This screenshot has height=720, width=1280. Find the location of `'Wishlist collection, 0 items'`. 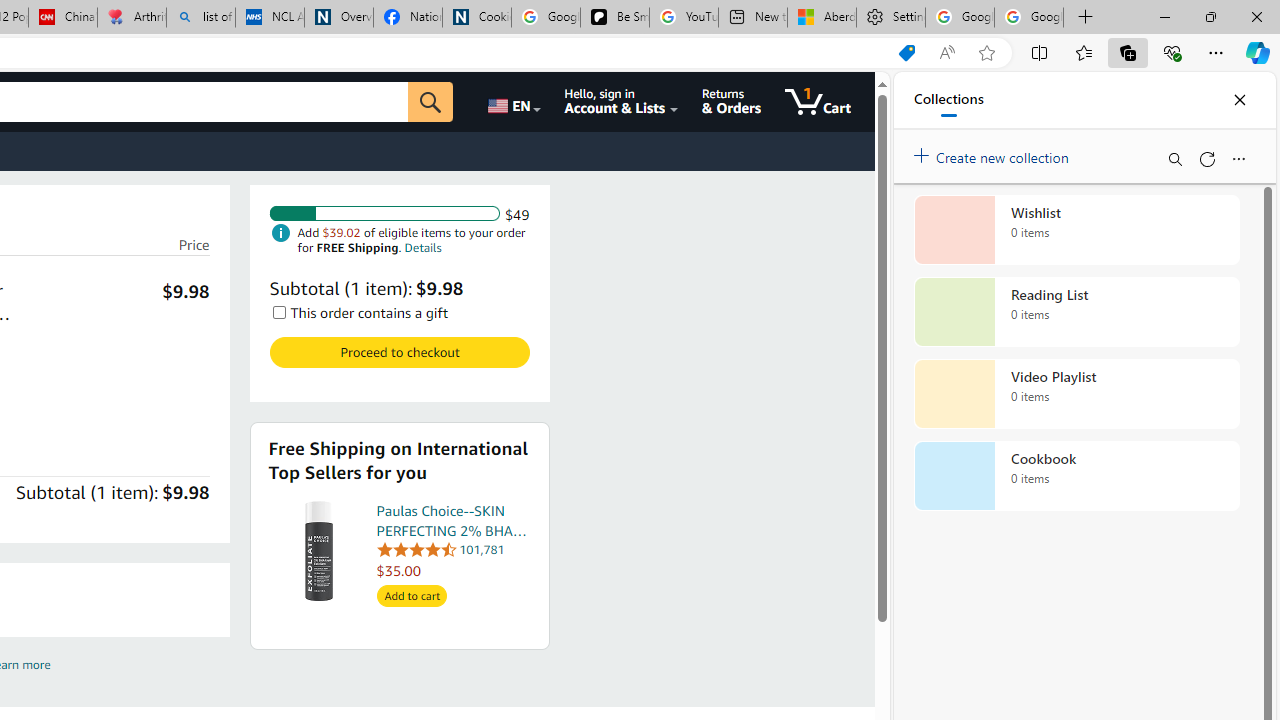

'Wishlist collection, 0 items' is located at coordinates (1076, 229).